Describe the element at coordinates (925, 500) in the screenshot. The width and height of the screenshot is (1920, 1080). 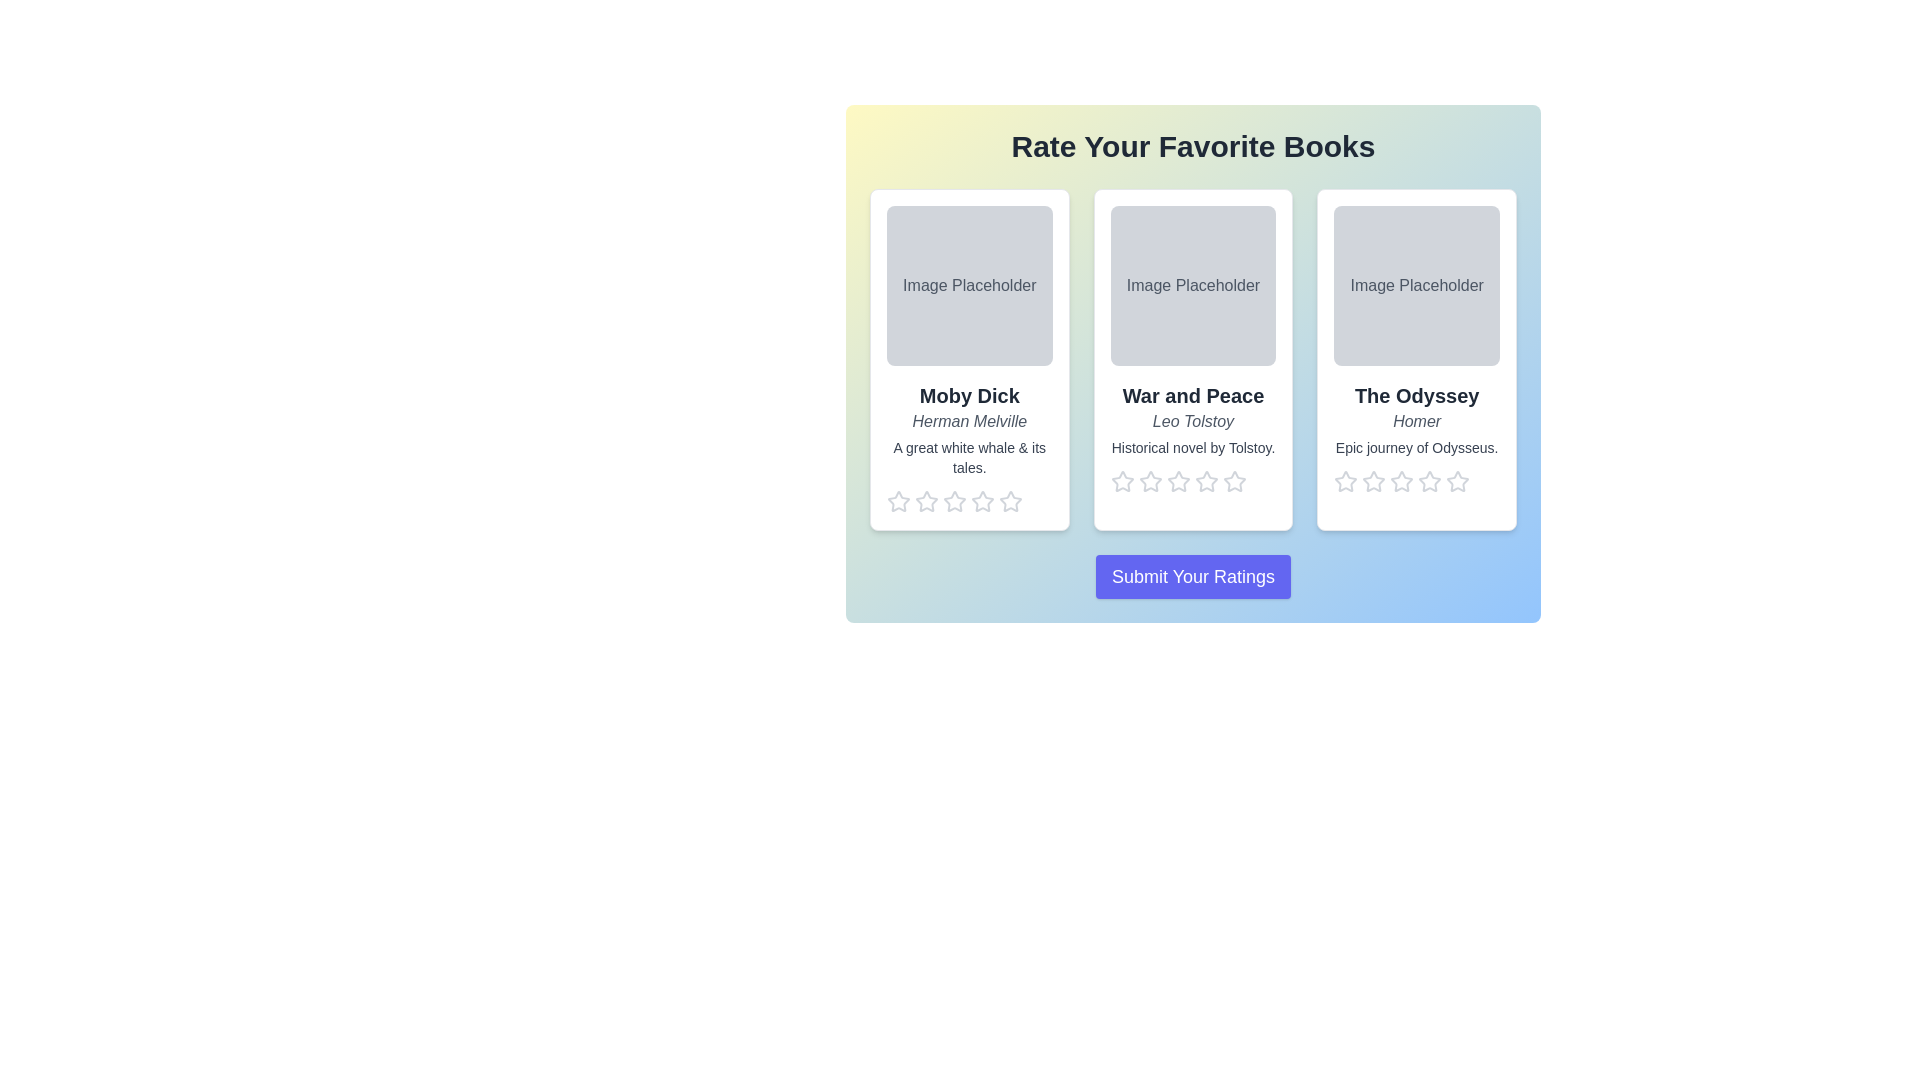
I see `the star corresponding to the rating 2 for the book Moby Dick` at that location.